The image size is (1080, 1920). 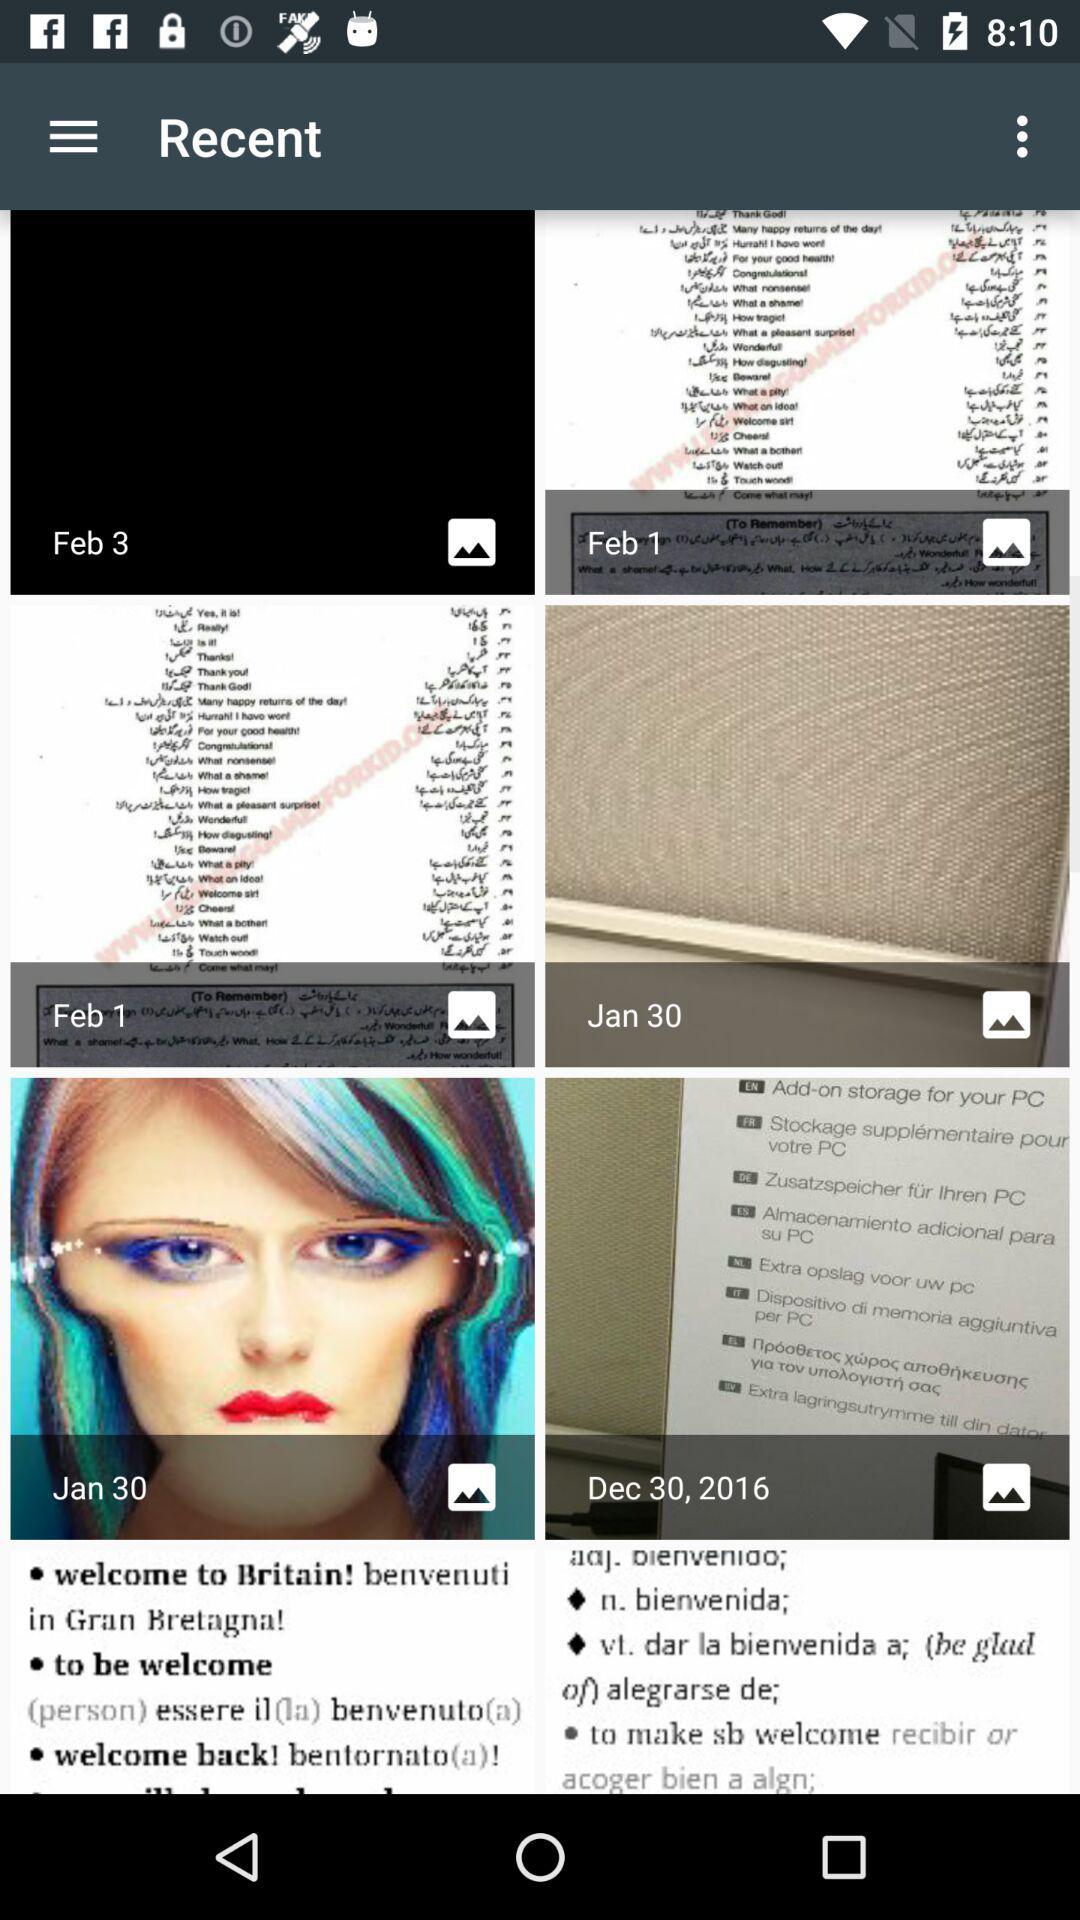 What do you see at coordinates (72, 135) in the screenshot?
I see `icon to the left of recent icon` at bounding box center [72, 135].